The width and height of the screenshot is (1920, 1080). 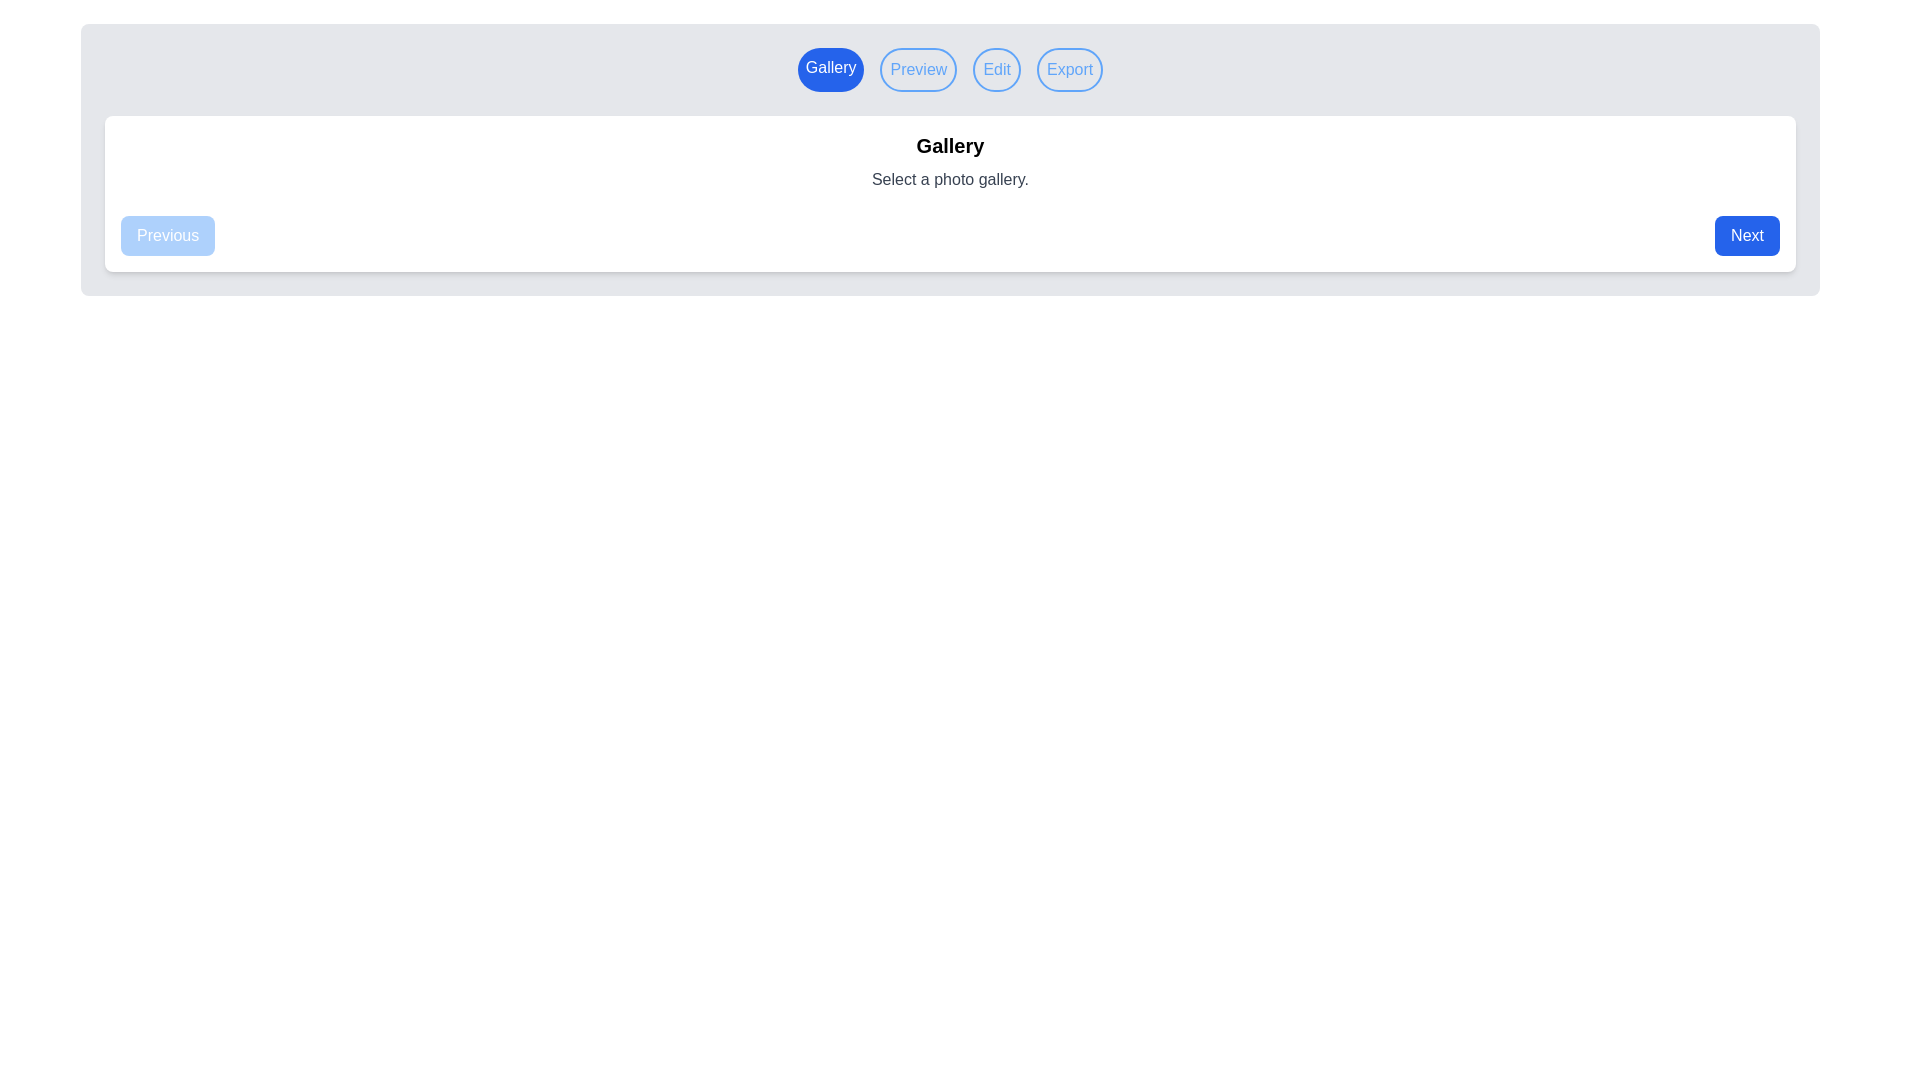 I want to click on the step label Edit to navigate to the corresponding step, so click(x=997, y=68).